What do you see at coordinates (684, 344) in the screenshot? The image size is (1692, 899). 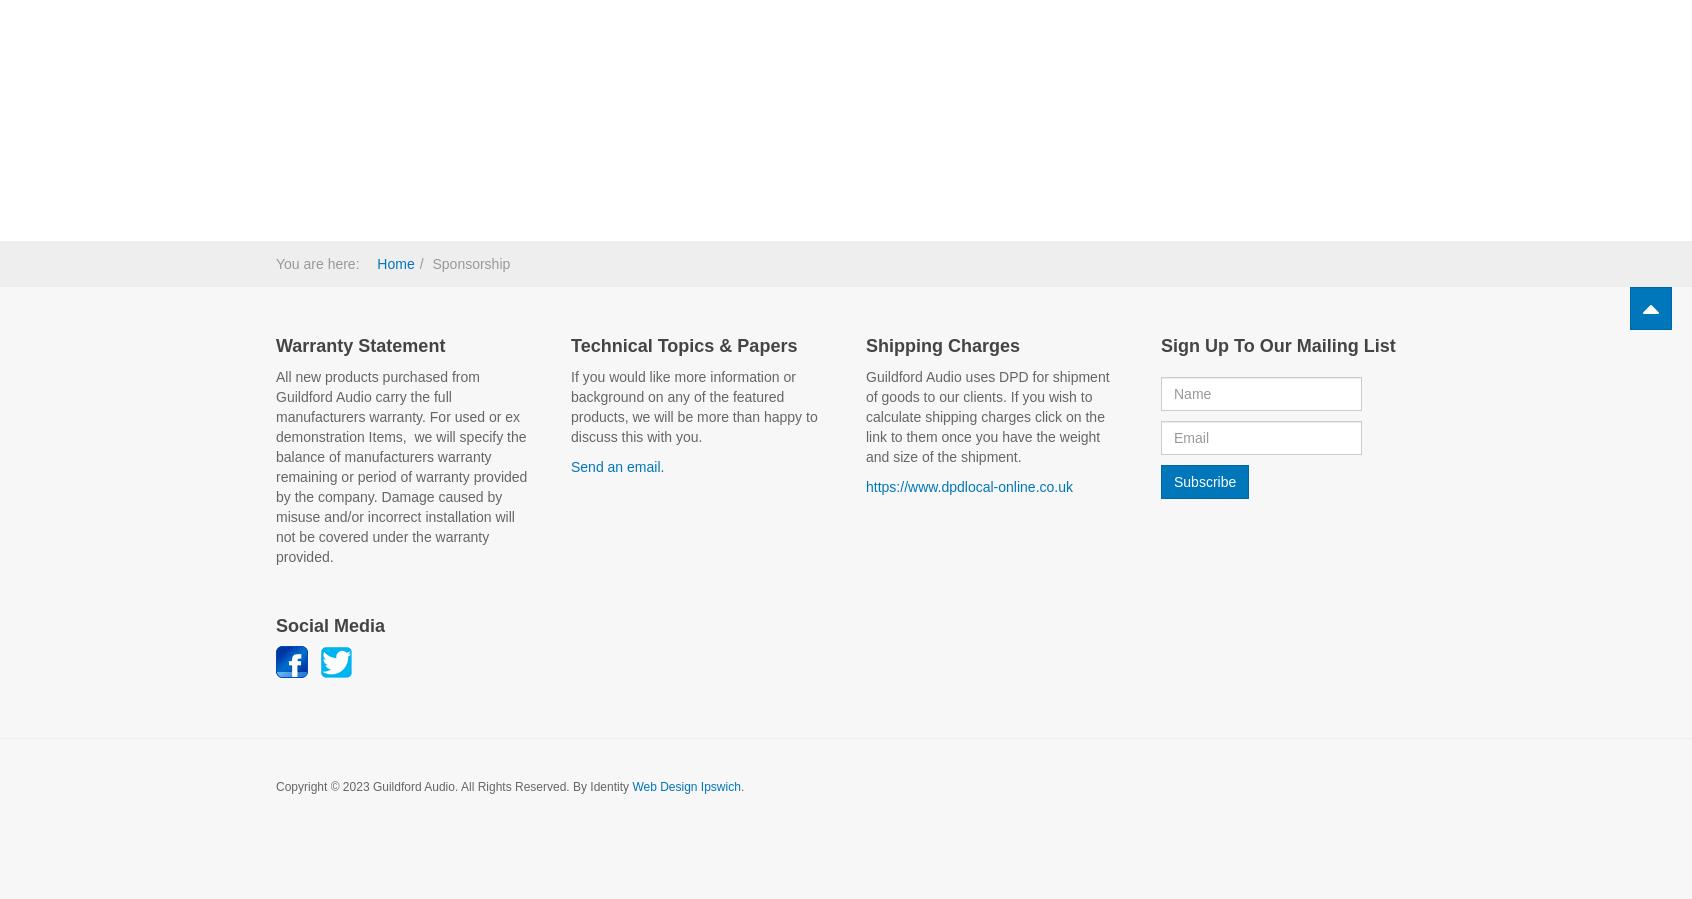 I see `'Technical Topics & Papers'` at bounding box center [684, 344].